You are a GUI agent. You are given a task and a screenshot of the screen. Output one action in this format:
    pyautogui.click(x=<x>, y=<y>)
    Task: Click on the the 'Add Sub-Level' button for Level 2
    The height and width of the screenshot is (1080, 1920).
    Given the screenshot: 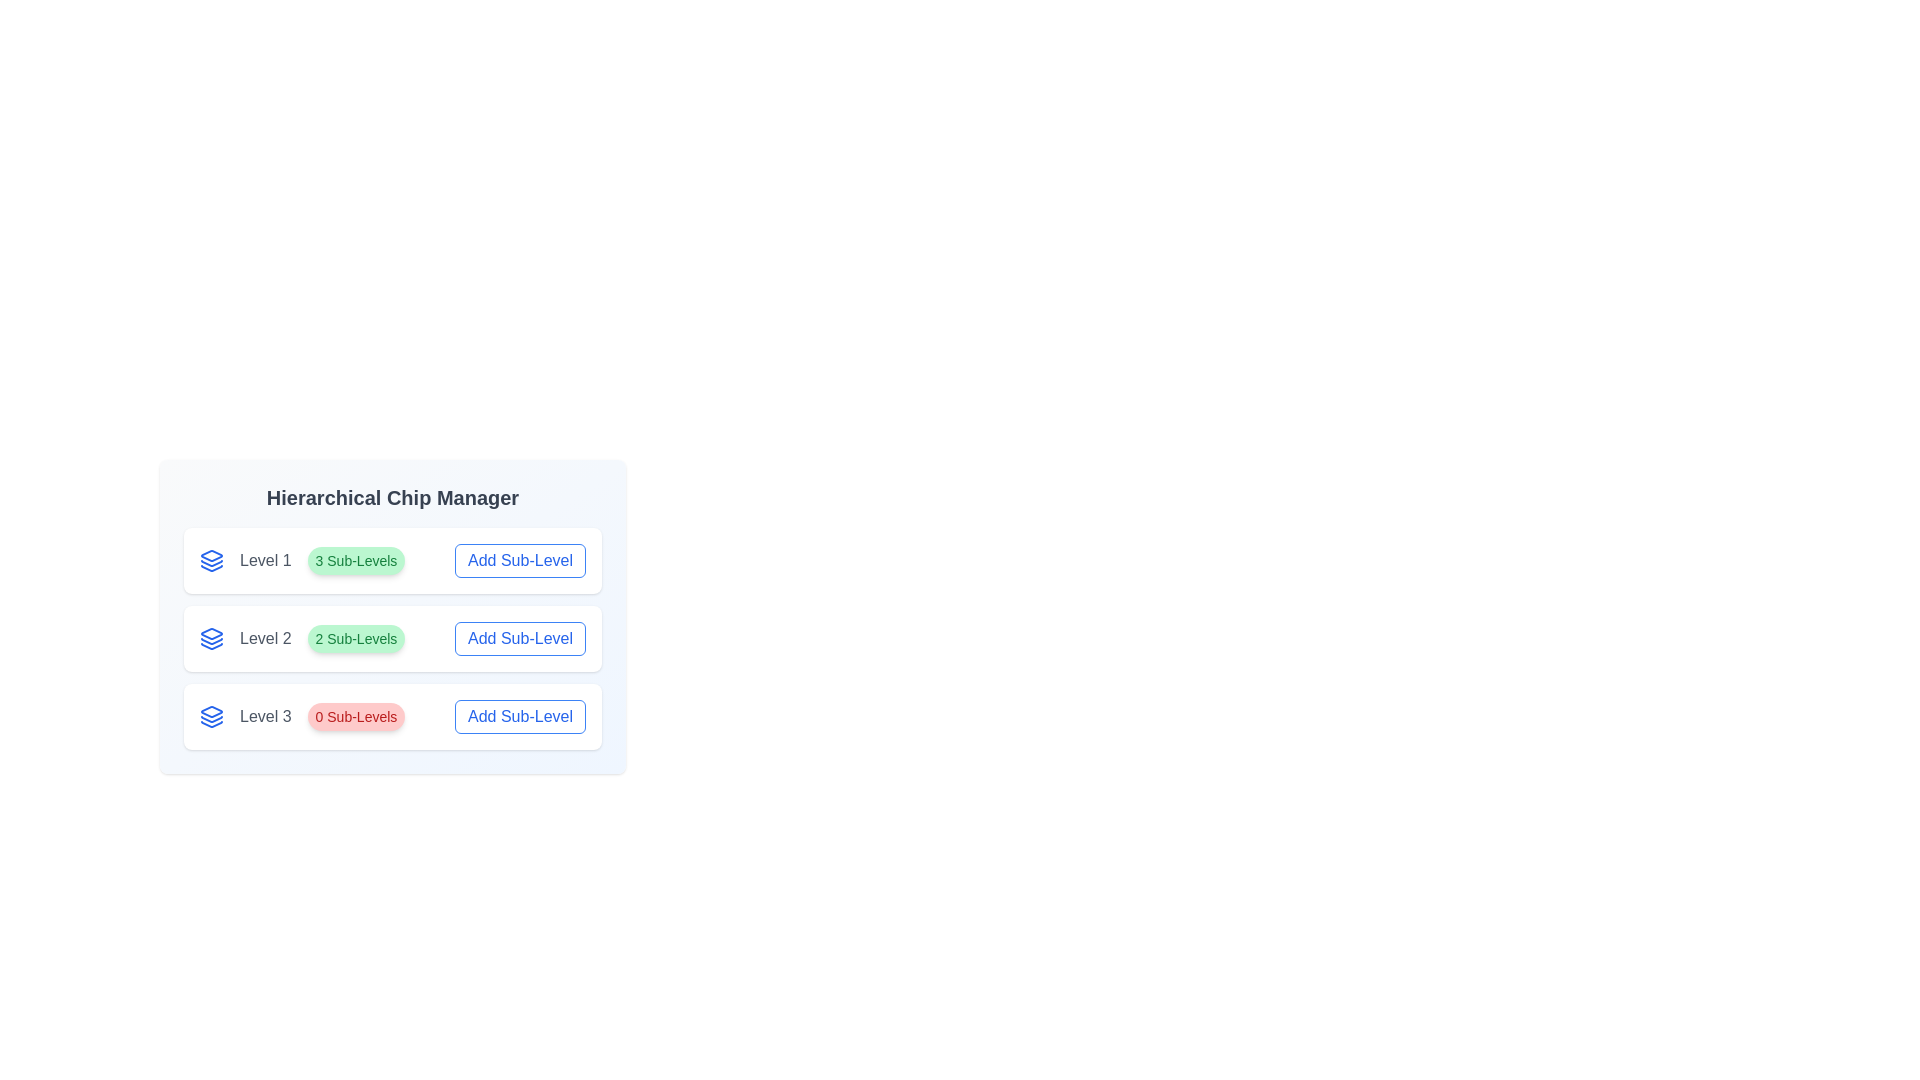 What is the action you would take?
    pyautogui.click(x=519, y=639)
    